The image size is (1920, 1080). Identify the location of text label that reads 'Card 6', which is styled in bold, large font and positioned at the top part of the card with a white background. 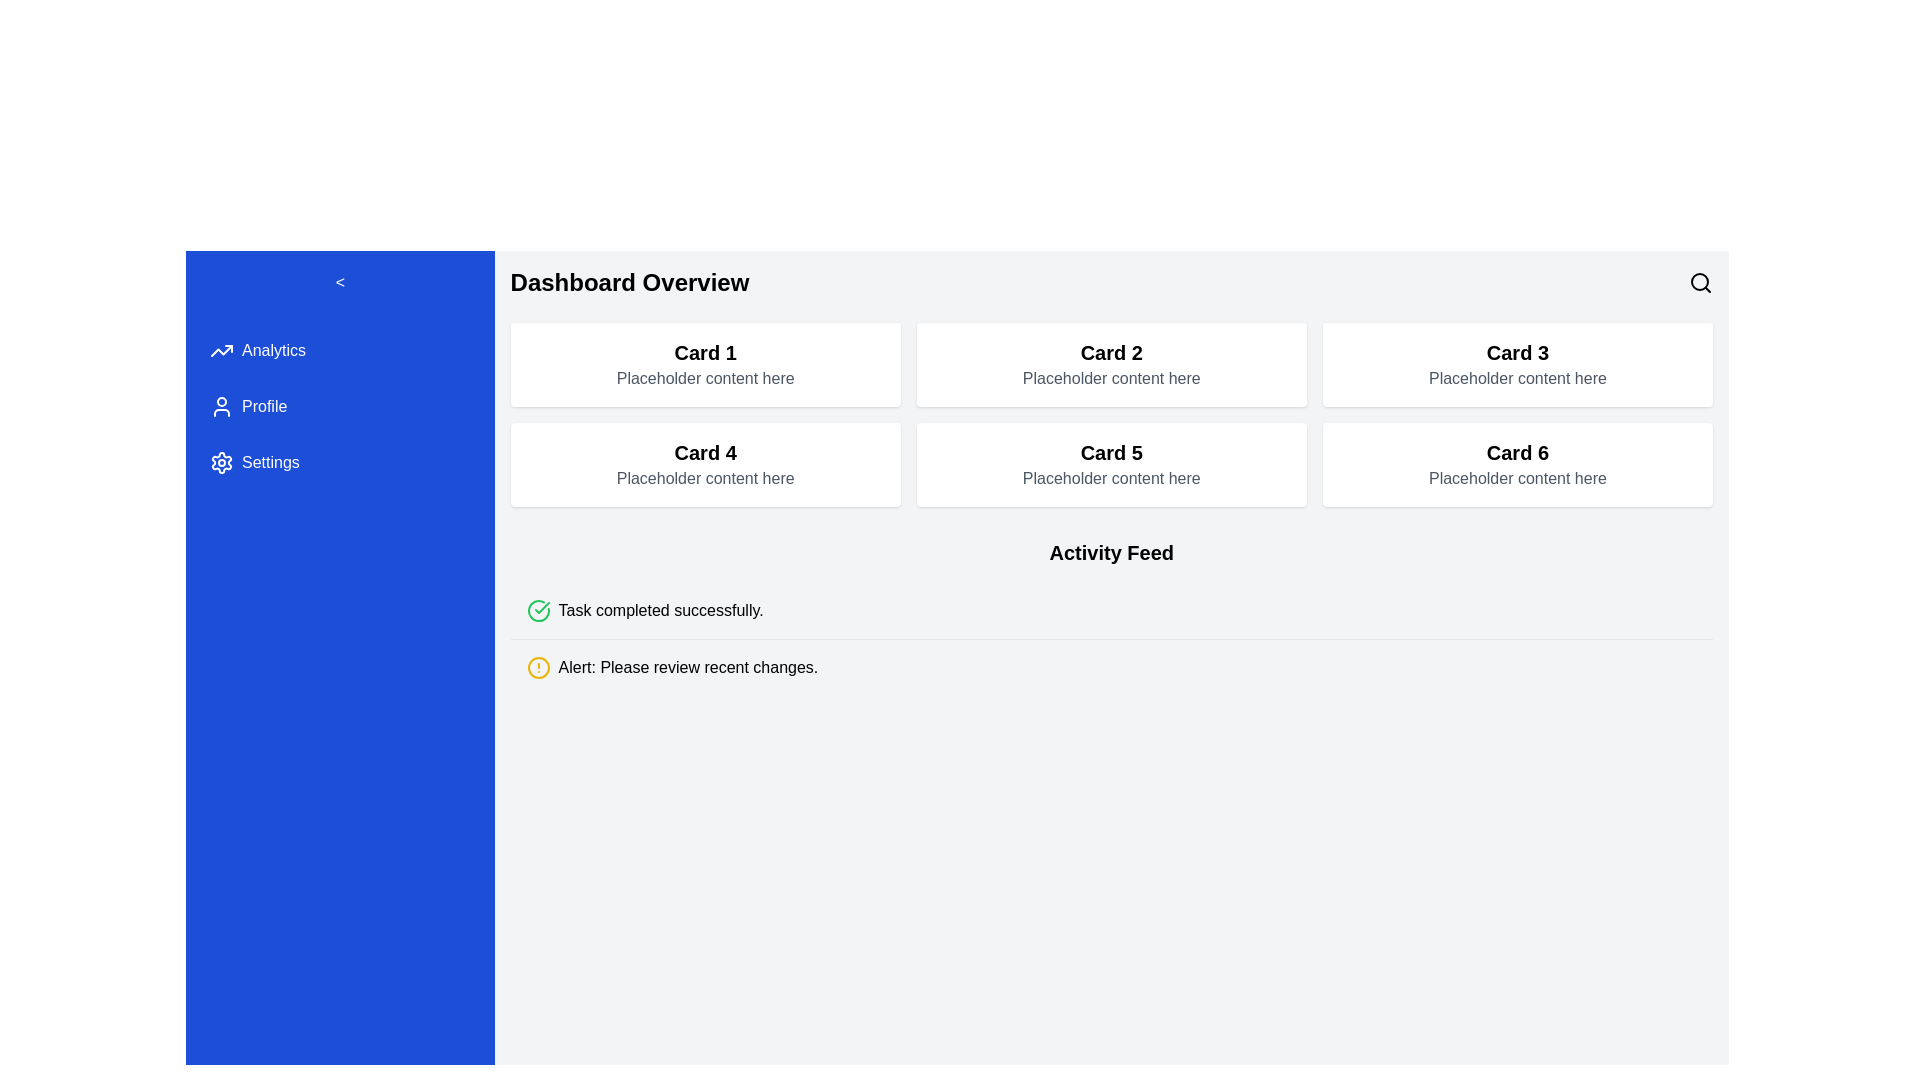
(1517, 452).